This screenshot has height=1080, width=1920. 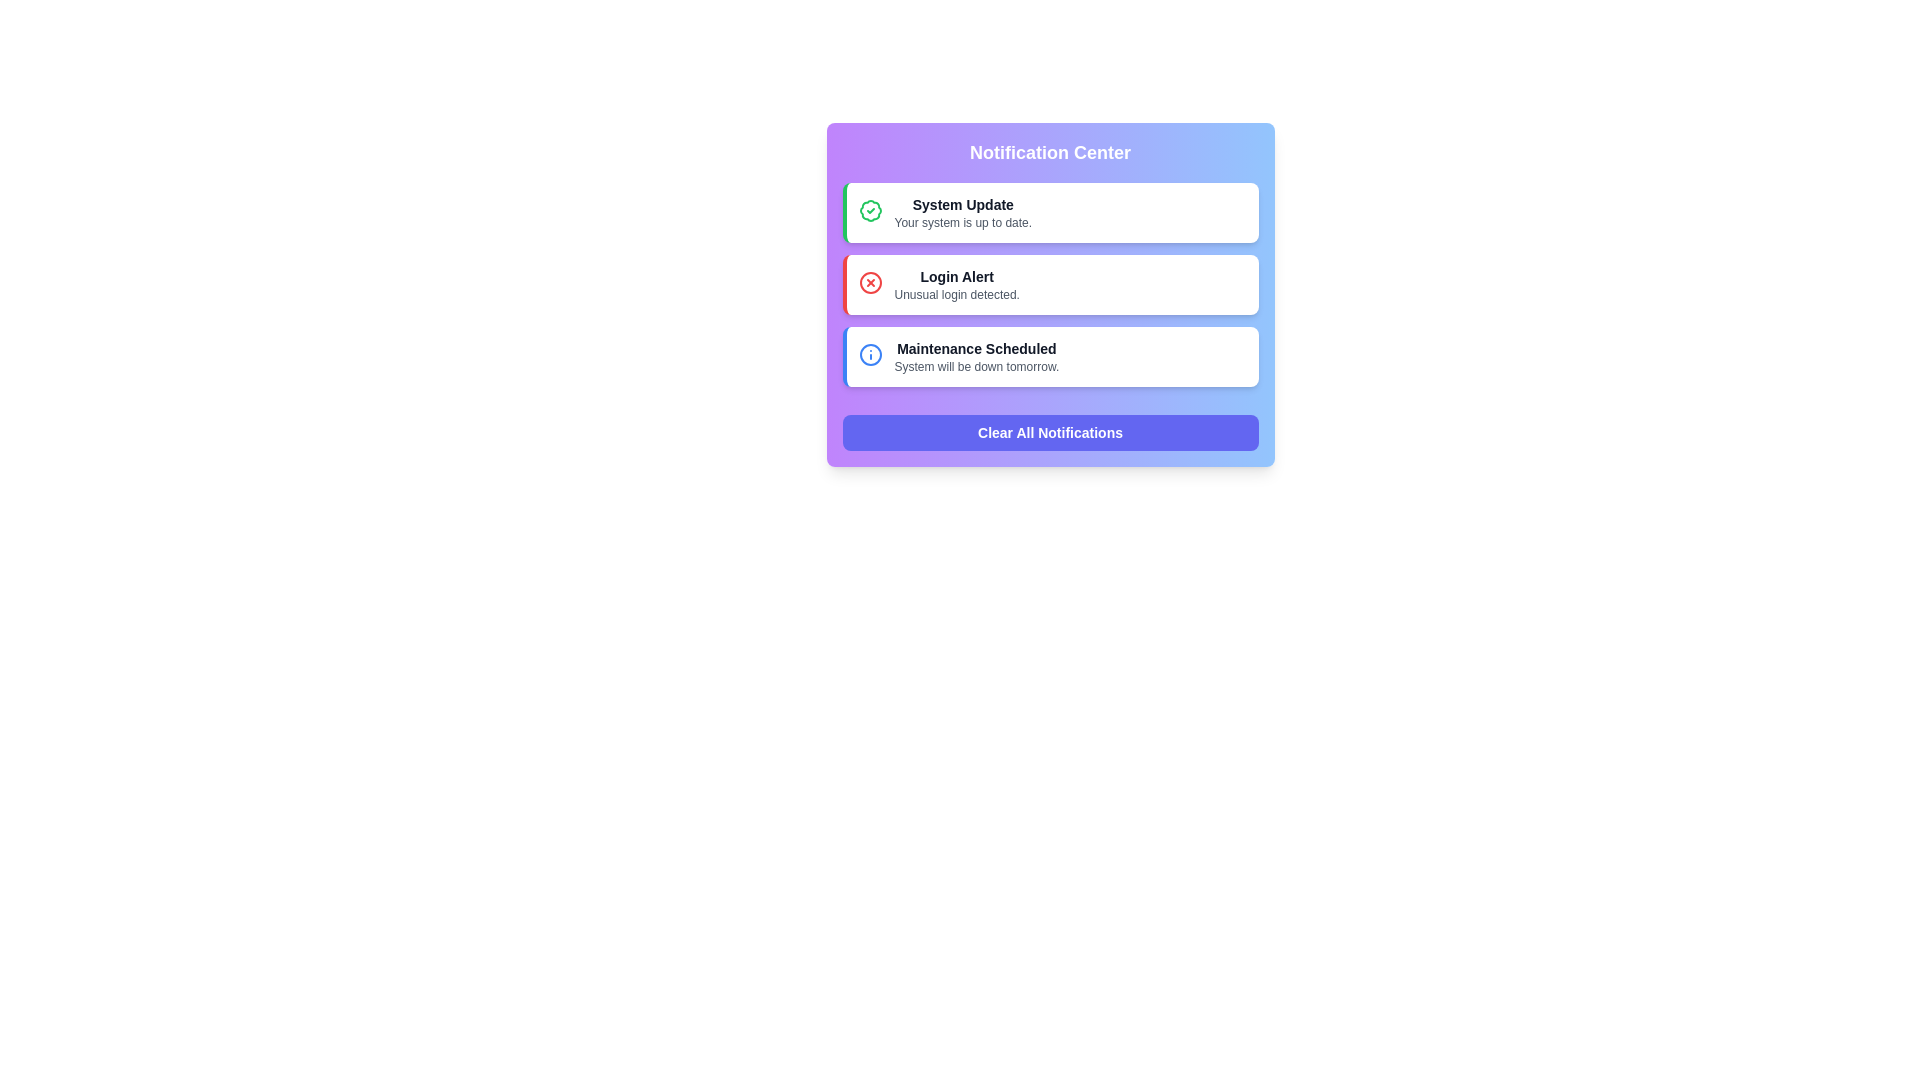 I want to click on the information presented in the third notification card of the 'Notification Center', which contains details about a scheduled maintenance event, so click(x=976, y=356).